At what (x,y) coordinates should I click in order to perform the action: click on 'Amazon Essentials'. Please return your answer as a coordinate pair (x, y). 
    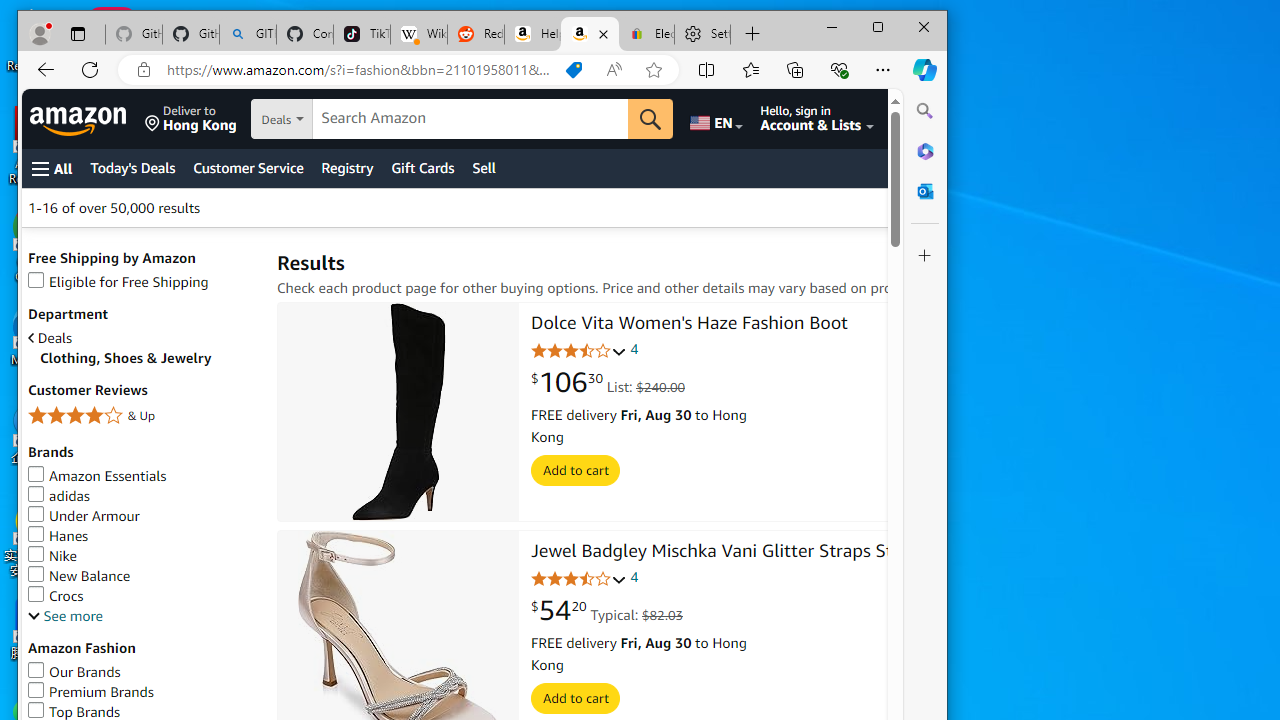
    Looking at the image, I should click on (141, 476).